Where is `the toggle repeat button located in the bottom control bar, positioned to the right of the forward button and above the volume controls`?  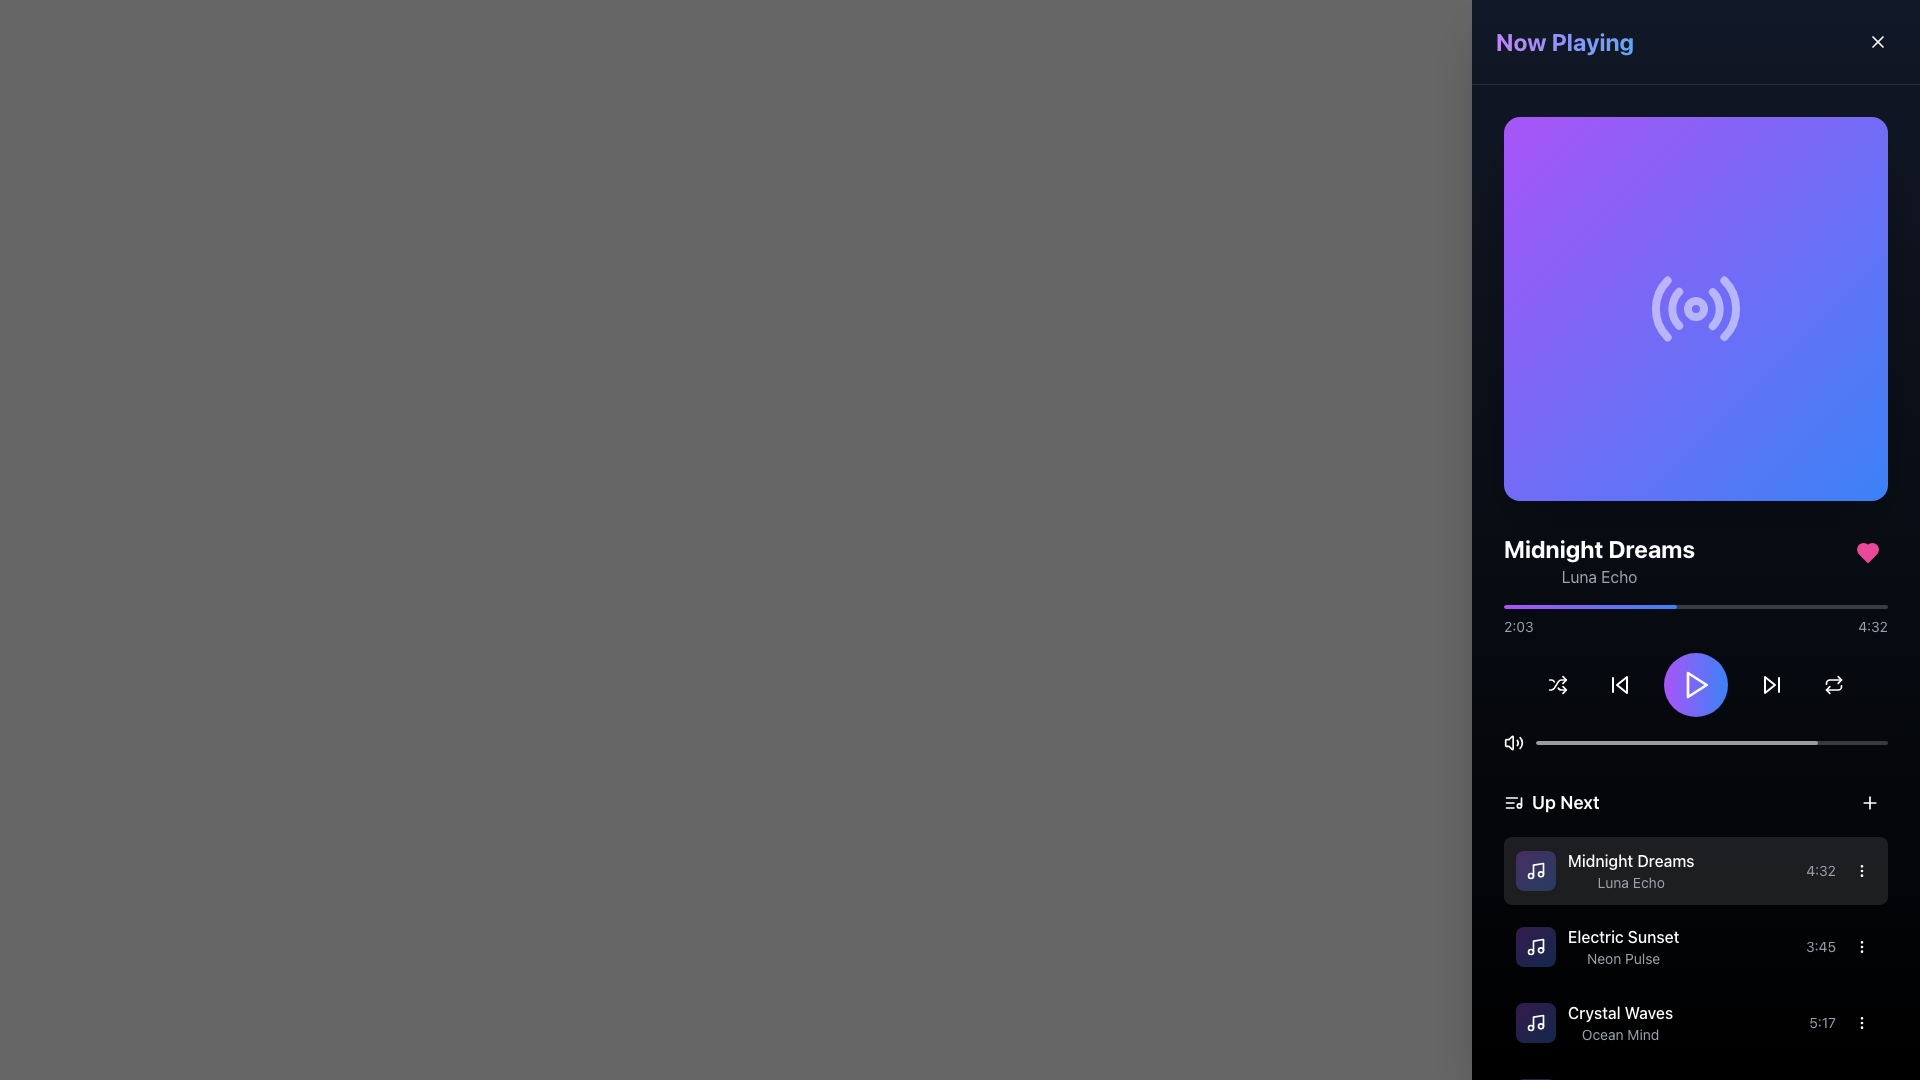 the toggle repeat button located in the bottom control bar, positioned to the right of the forward button and above the volume controls is located at coordinates (1833, 684).